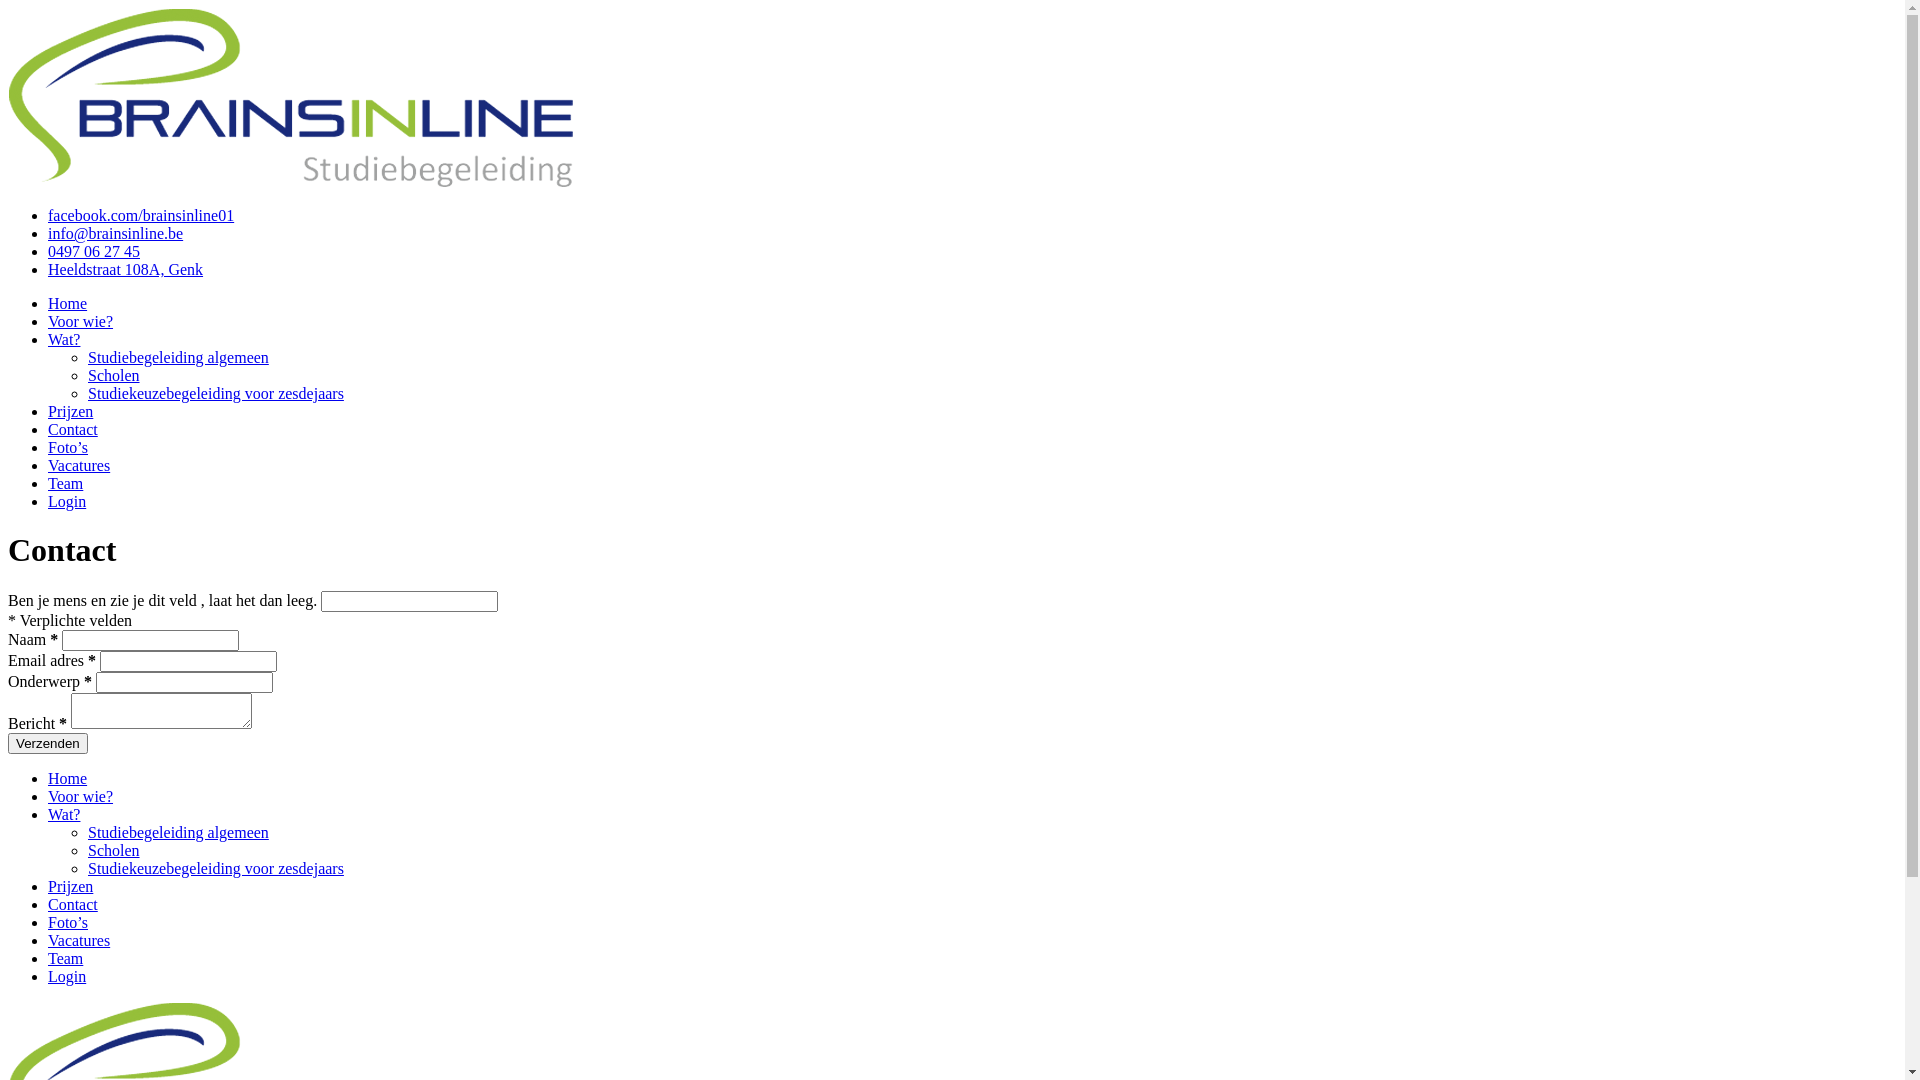 The width and height of the screenshot is (1920, 1080). I want to click on 'info@brainsinline.be', so click(114, 232).